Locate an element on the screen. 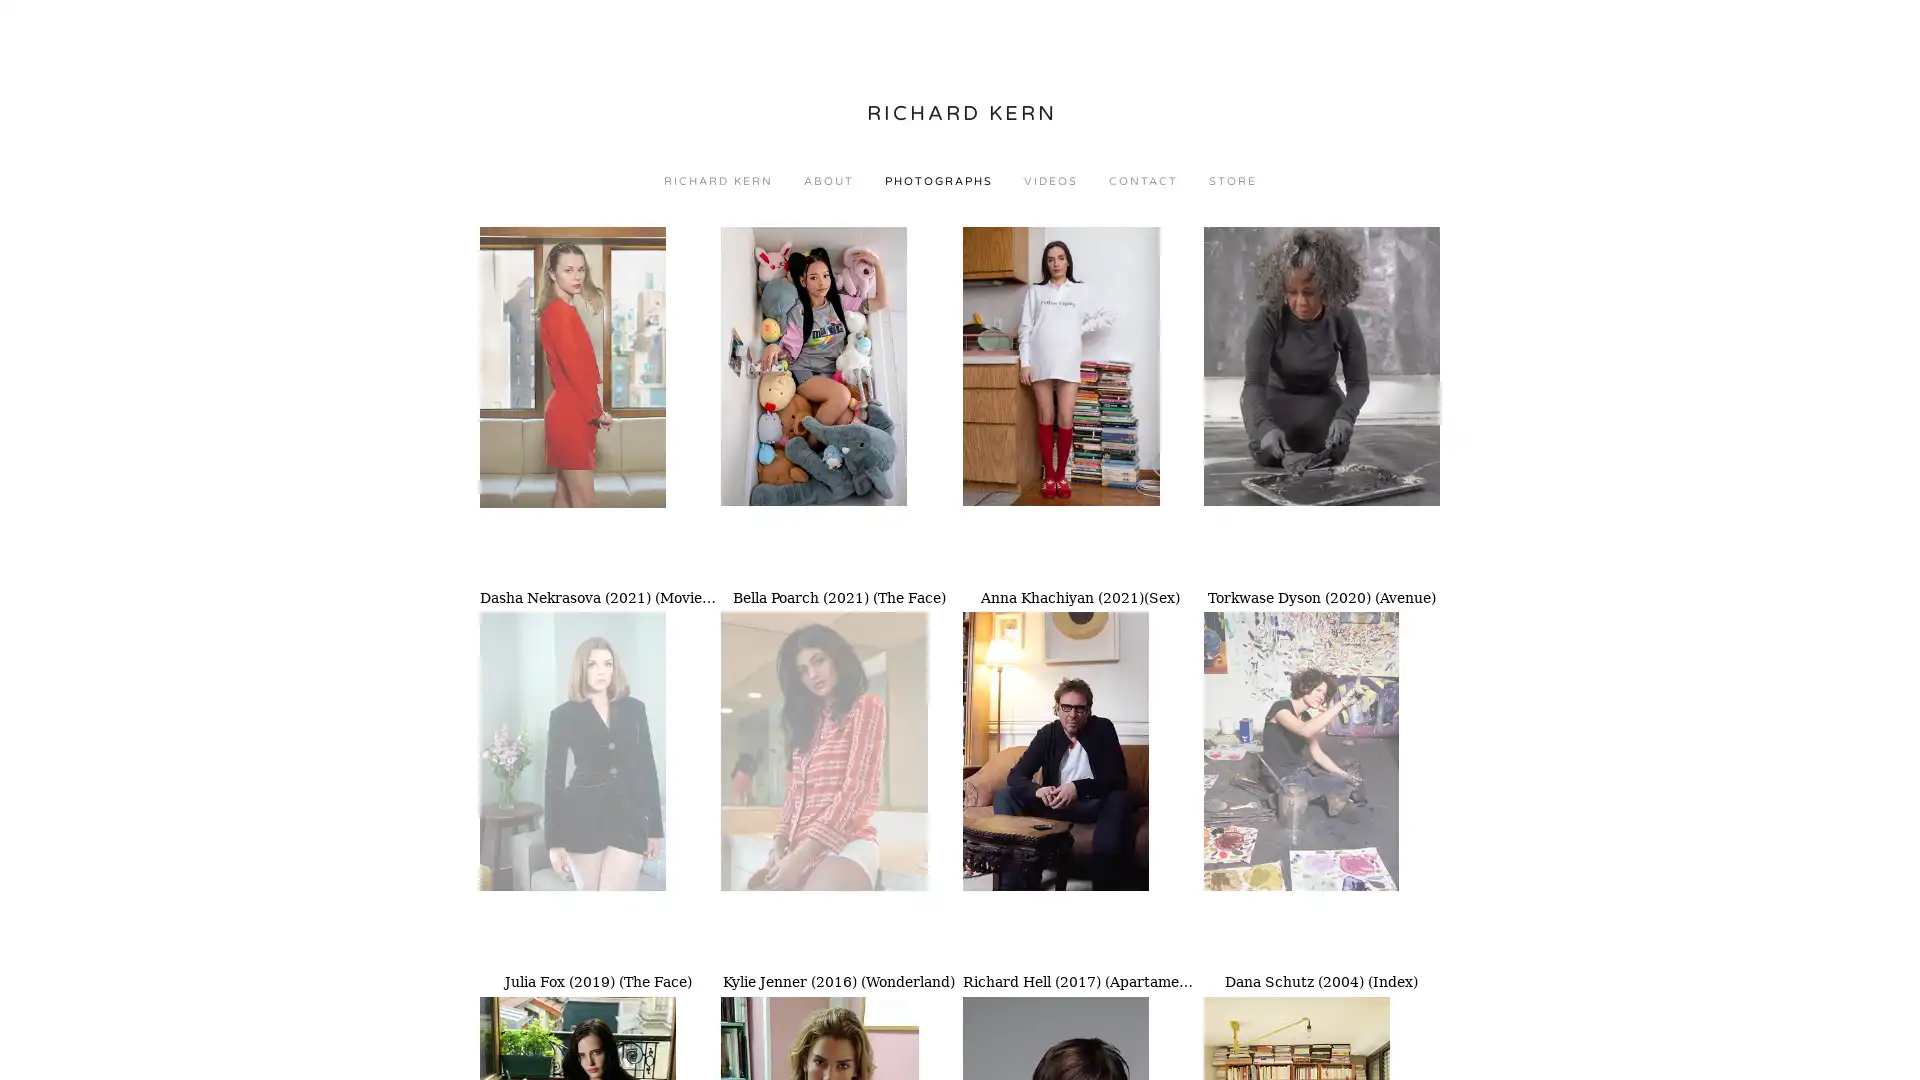 This screenshot has height=1080, width=1920. View fullsize Torkwase Dyson (2020) (Avenue) is located at coordinates (1321, 404).